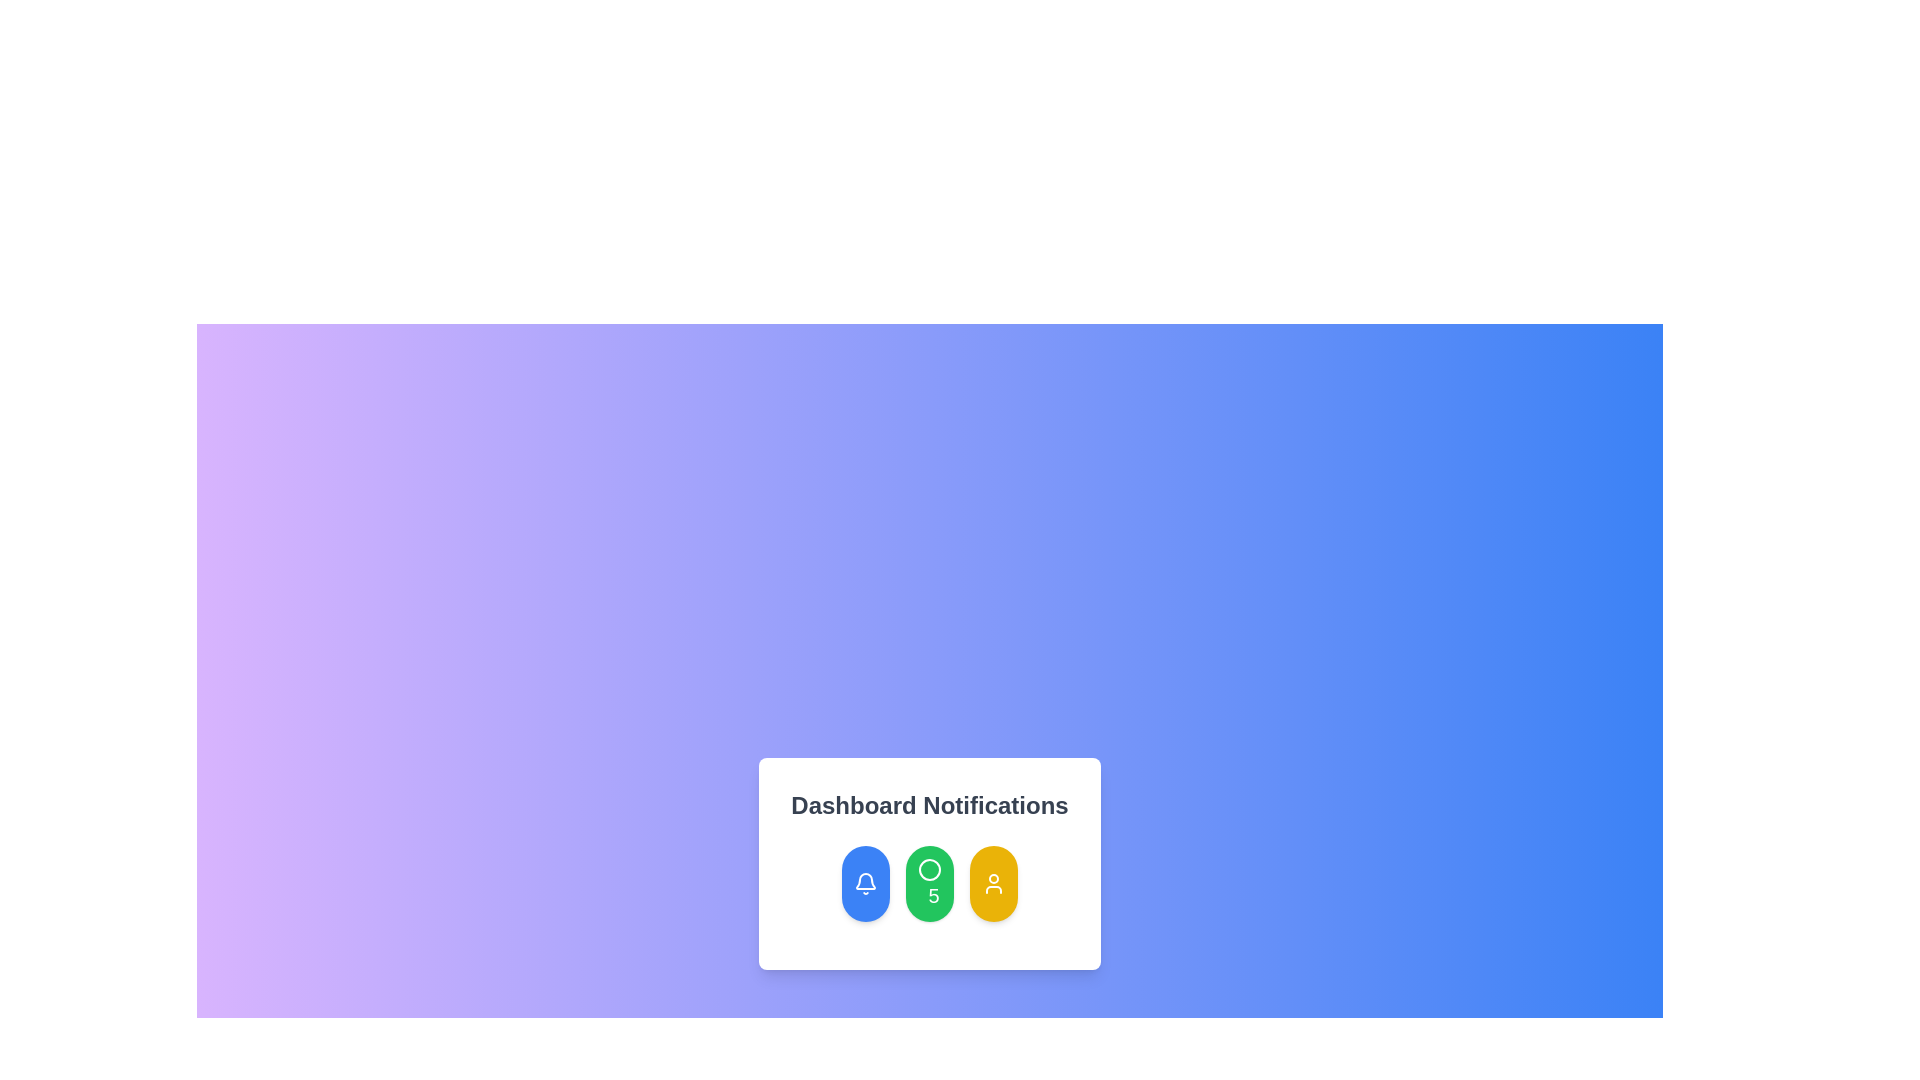  Describe the element at coordinates (932, 894) in the screenshot. I see `bold numerical text '5' which is styled in a large font and located in the center of a circular green background, positioned under the 'Dashboard Notifications' label as the middle item among three circular elements` at that location.